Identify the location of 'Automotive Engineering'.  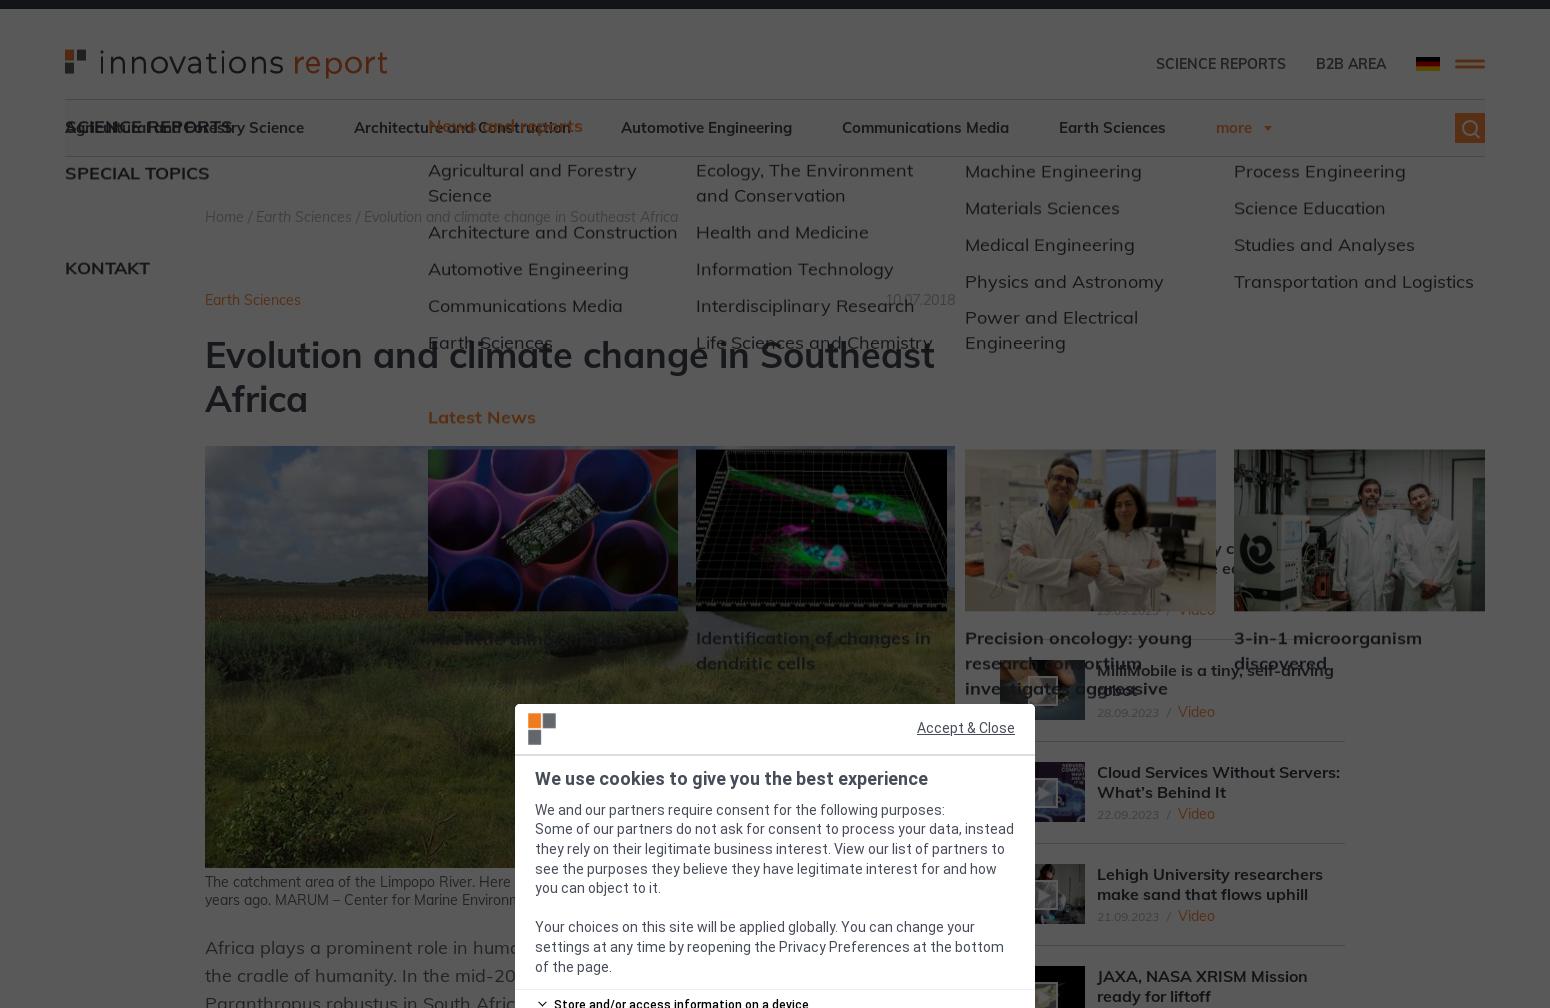
(706, 127).